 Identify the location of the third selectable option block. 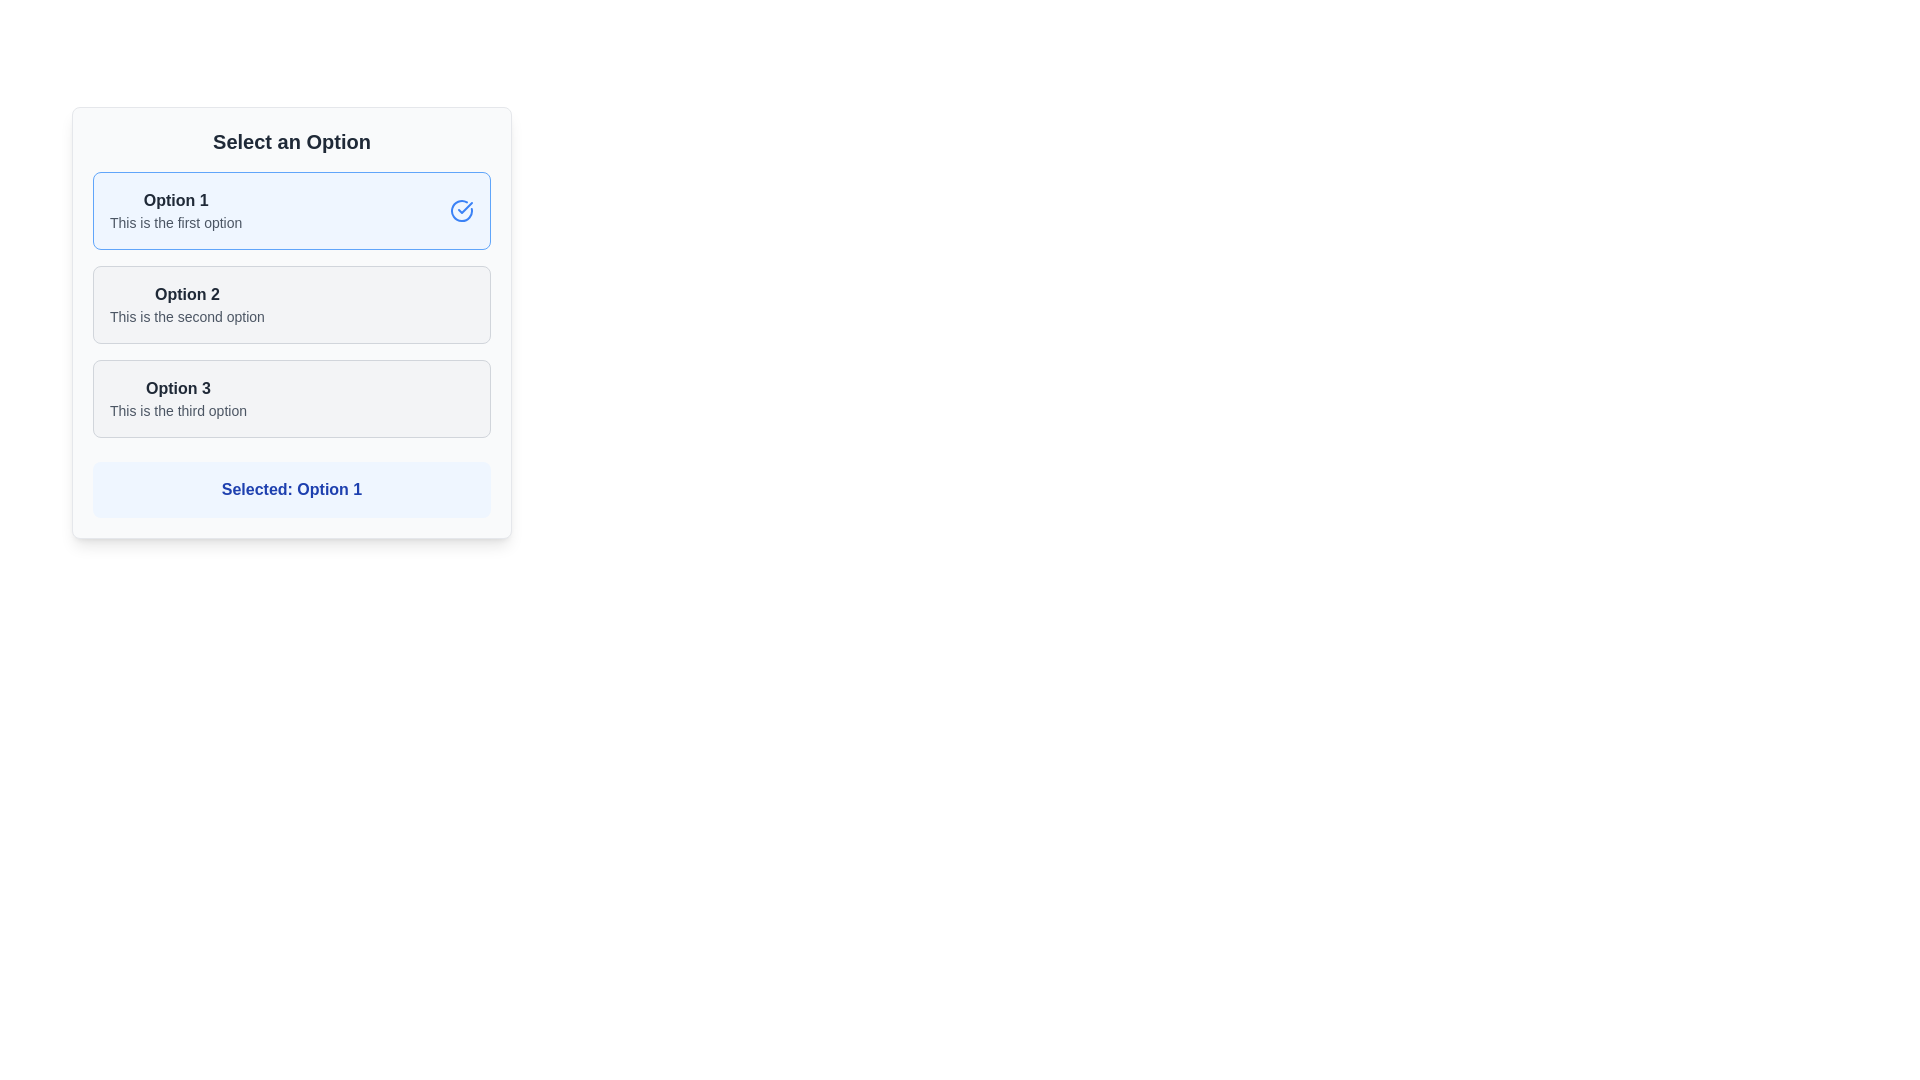
(291, 398).